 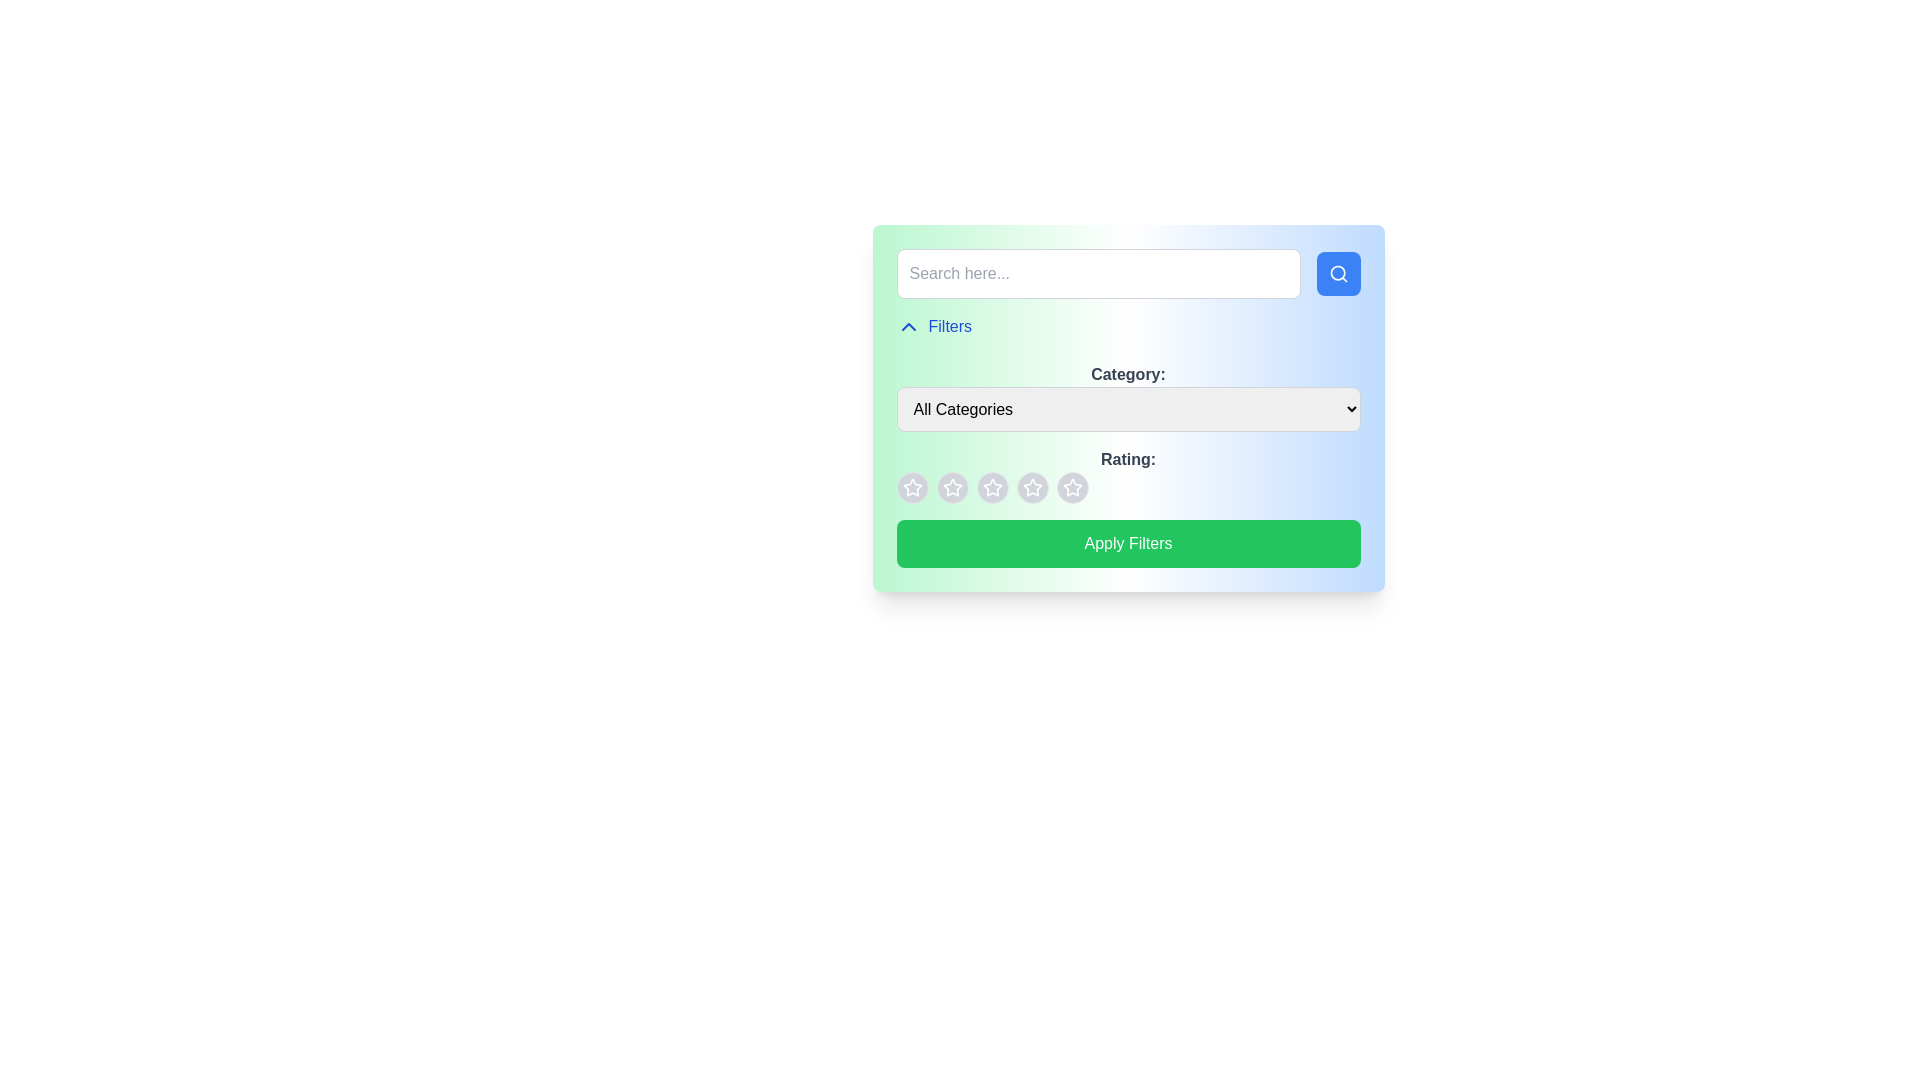 What do you see at coordinates (1032, 488) in the screenshot?
I see `the third star in the five-star rating system` at bounding box center [1032, 488].